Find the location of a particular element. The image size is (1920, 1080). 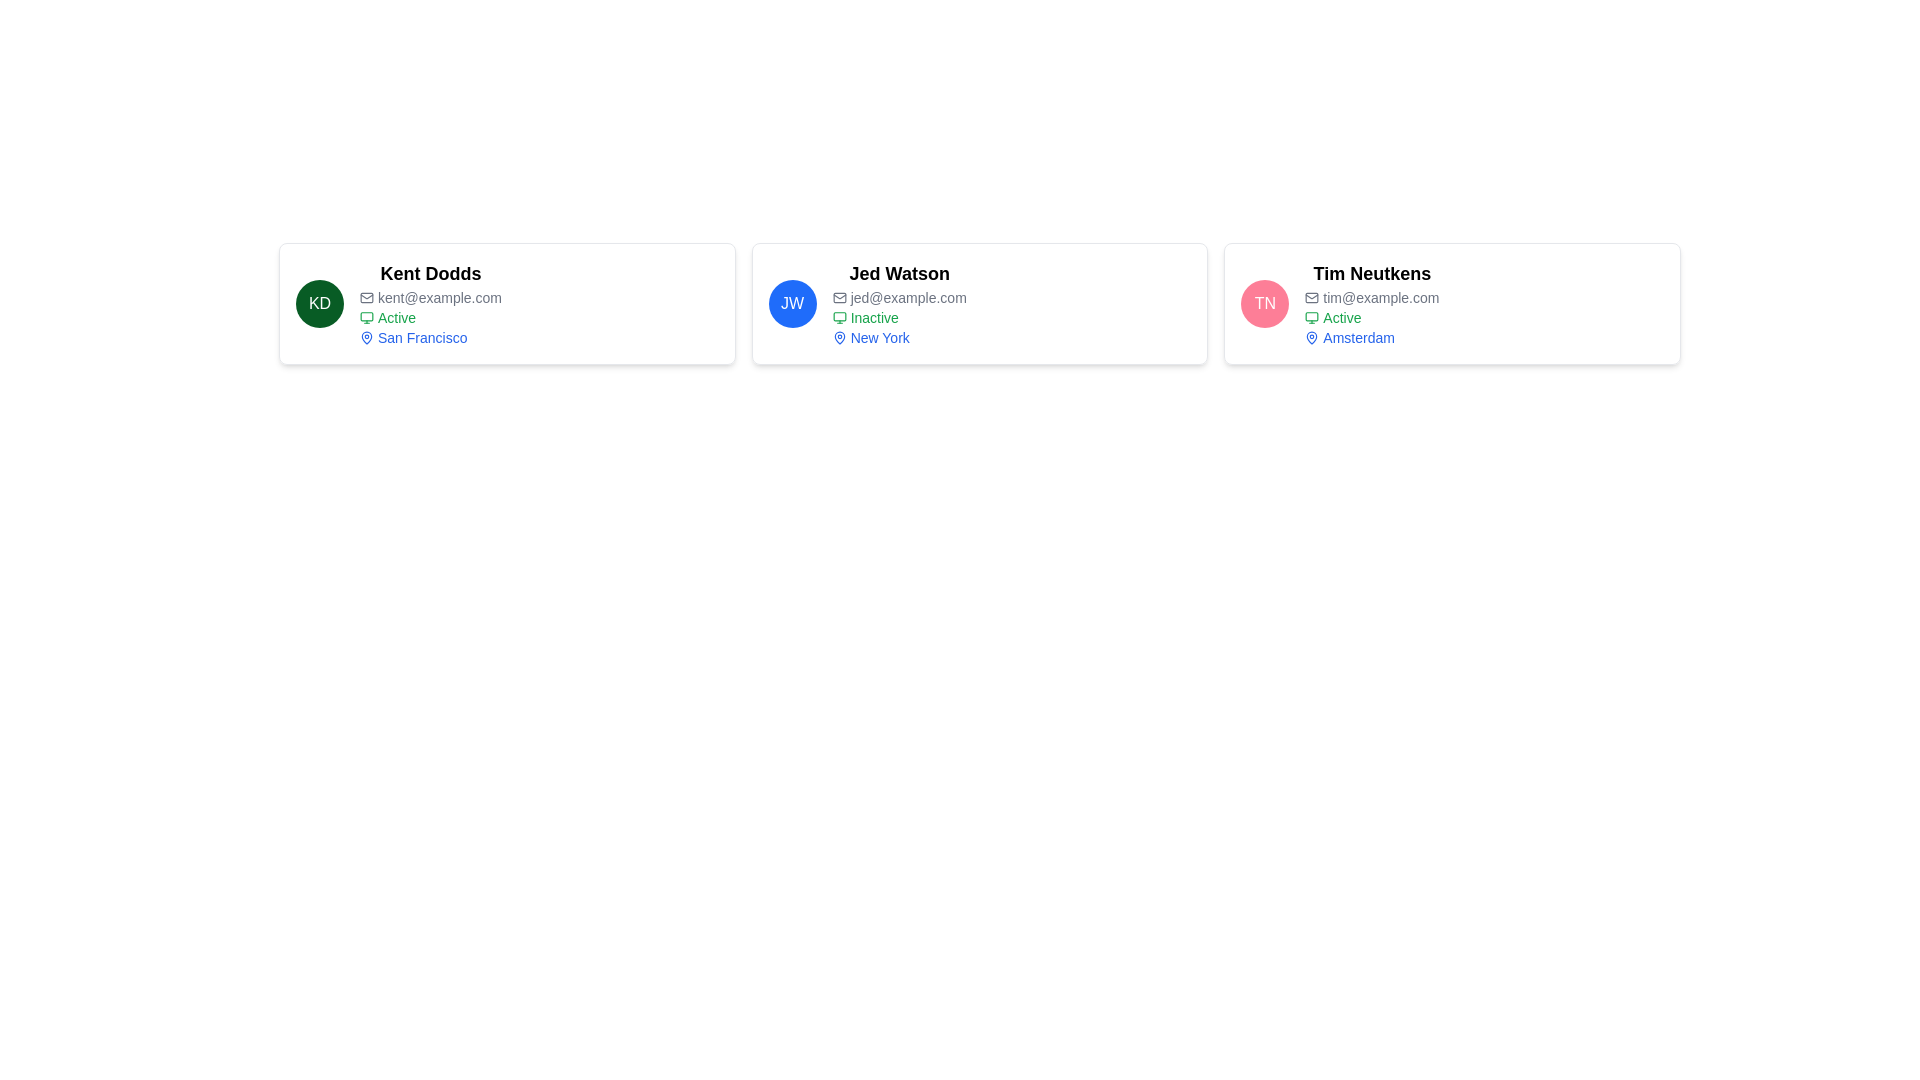

the label element displaying the location 'New York', which is located at the bottom of the card associated with 'Jed Watson' and 'jed@example.com' is located at coordinates (898, 337).